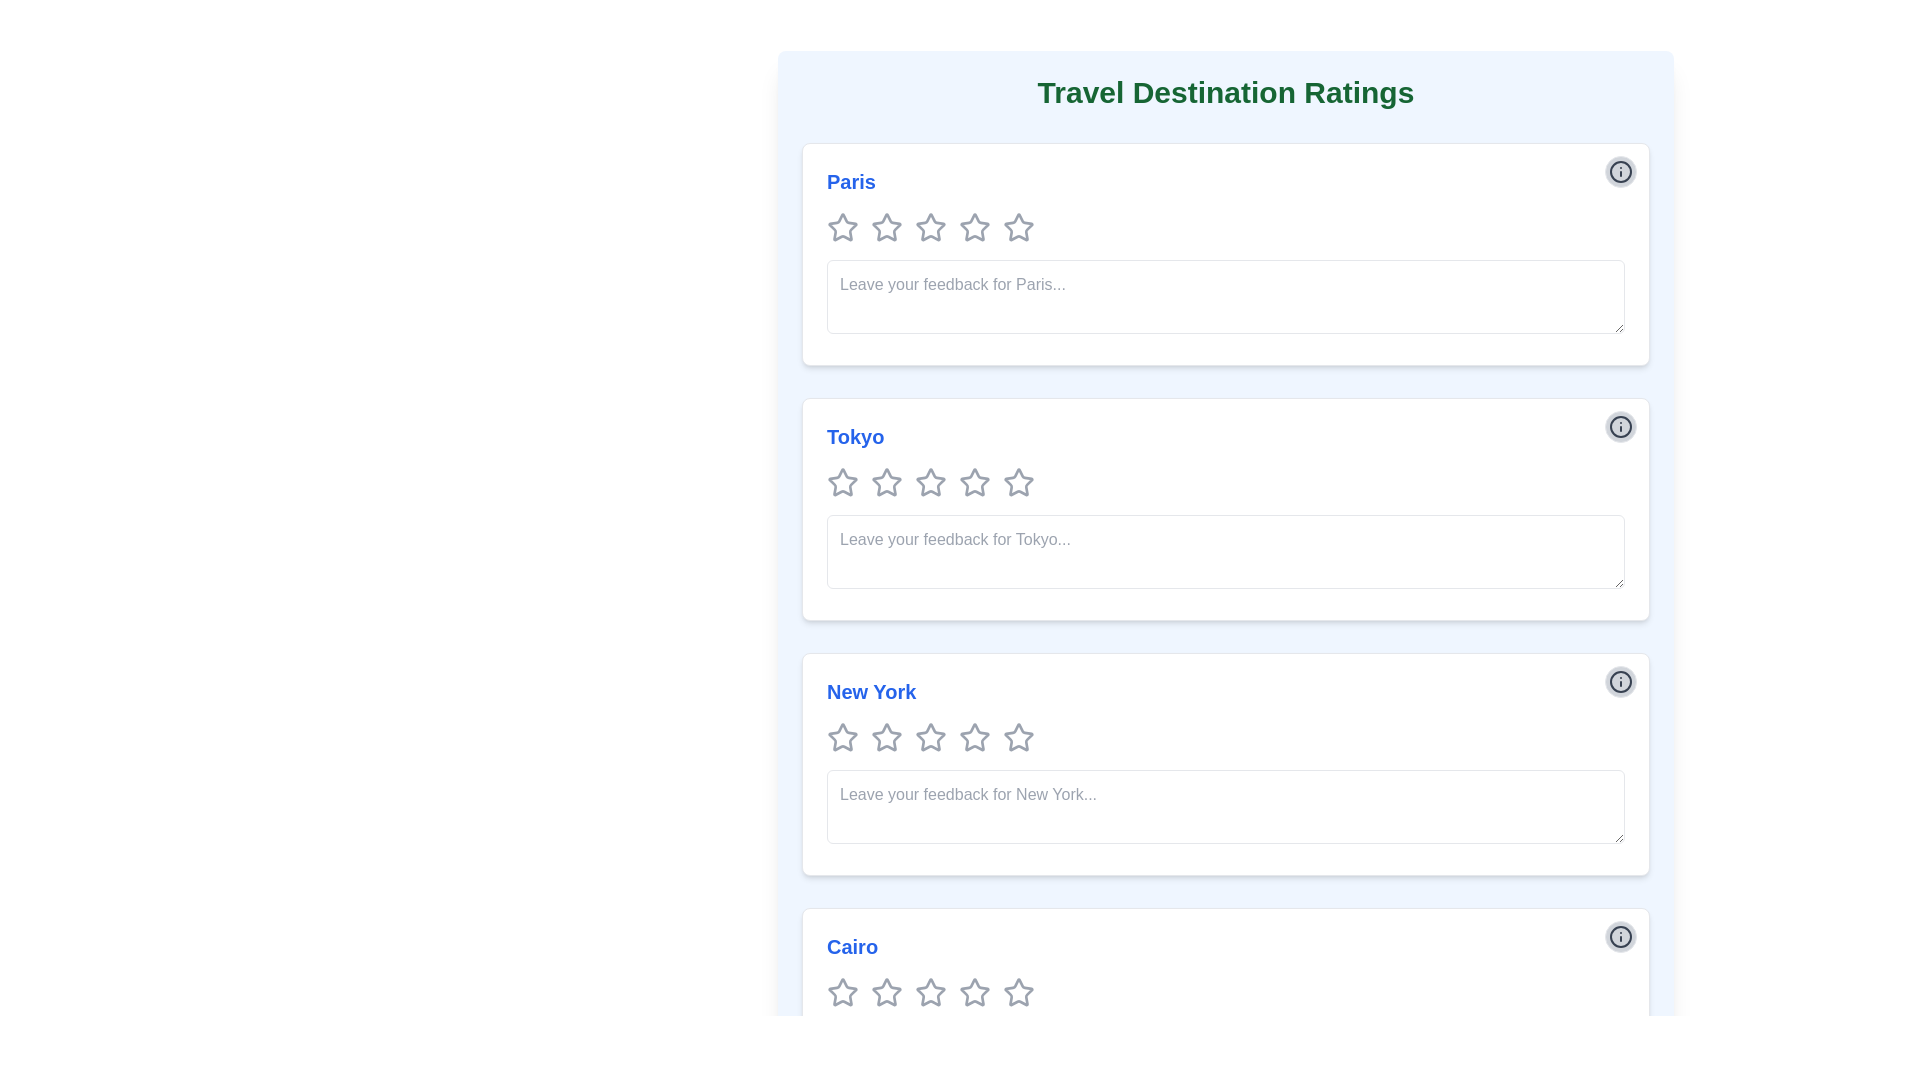 The height and width of the screenshot is (1080, 1920). Describe the element at coordinates (843, 992) in the screenshot. I see `the first star in the rating component for 'Cairo' to set the rating as one star` at that location.